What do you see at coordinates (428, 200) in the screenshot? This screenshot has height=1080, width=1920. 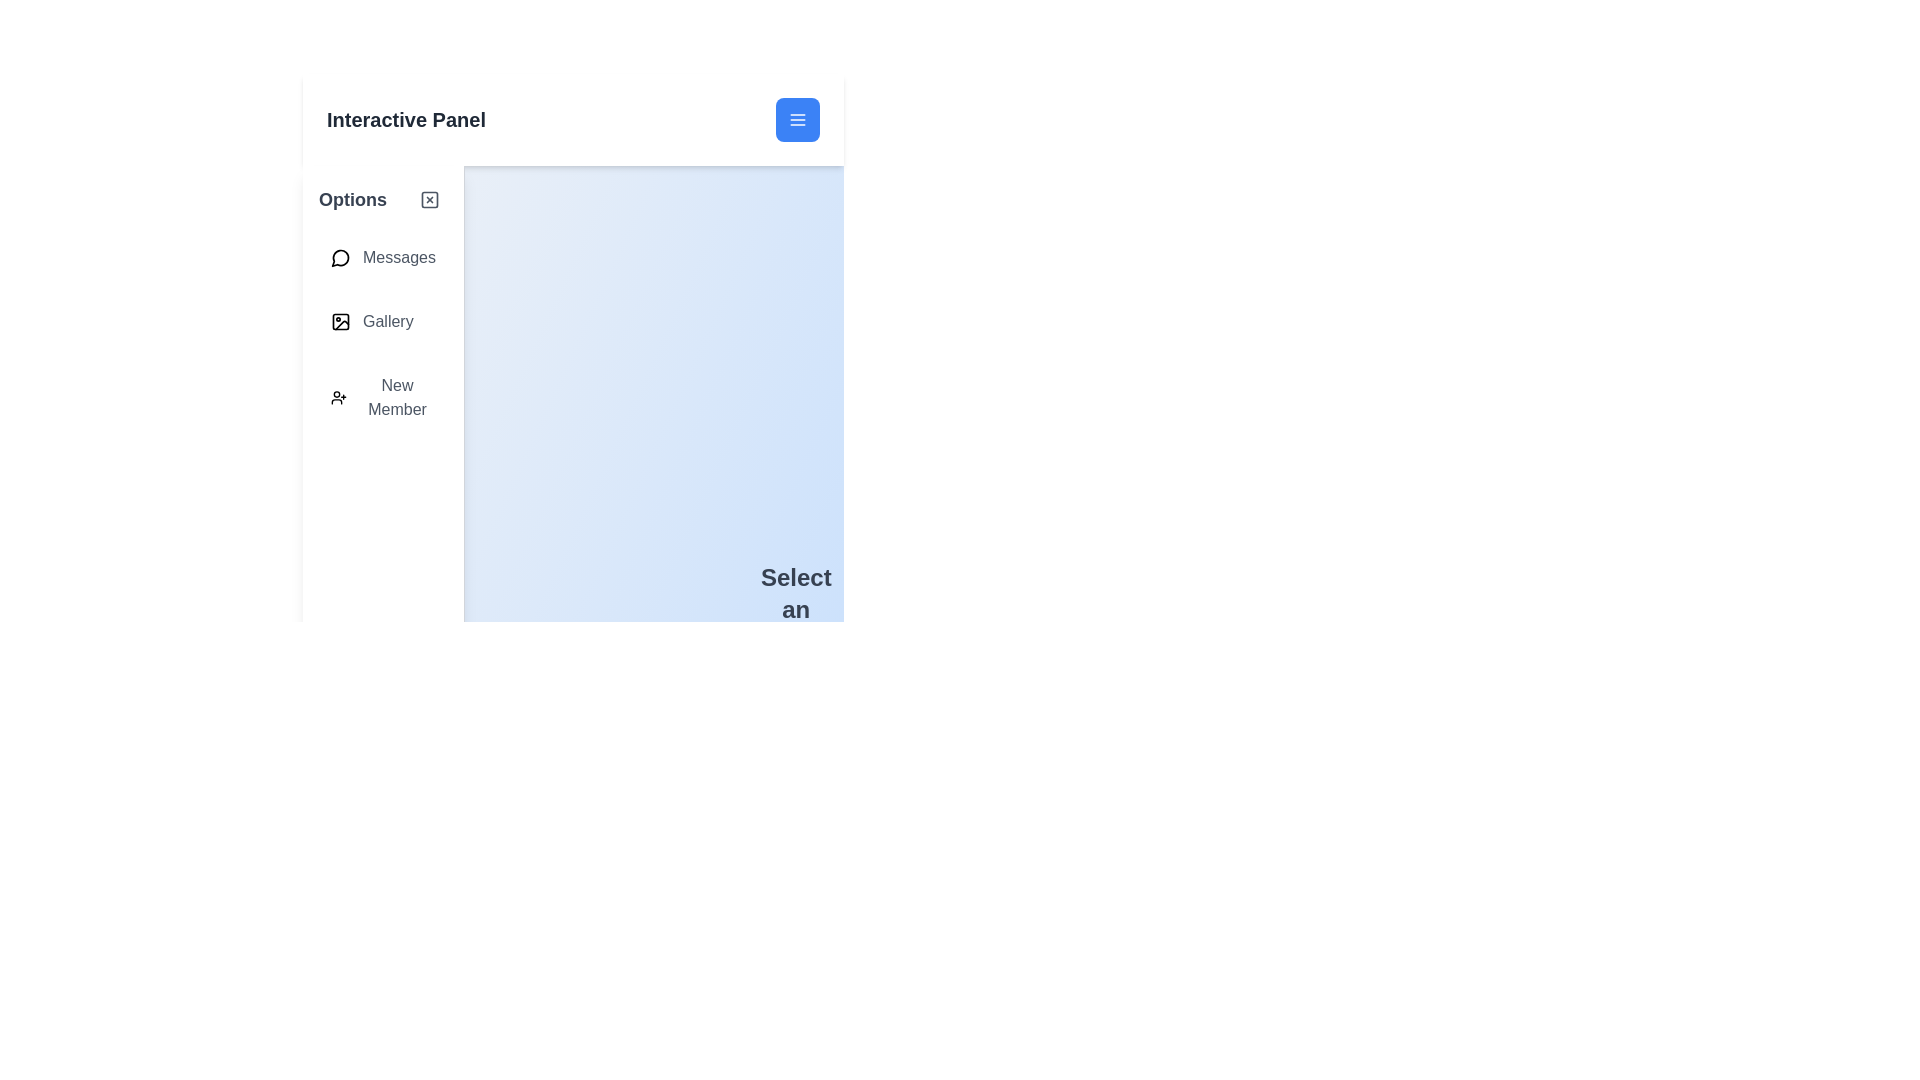 I see `the square icon button with a gray border and a cross inside it located in the left sidebar, next to the 'Options' label` at bounding box center [428, 200].